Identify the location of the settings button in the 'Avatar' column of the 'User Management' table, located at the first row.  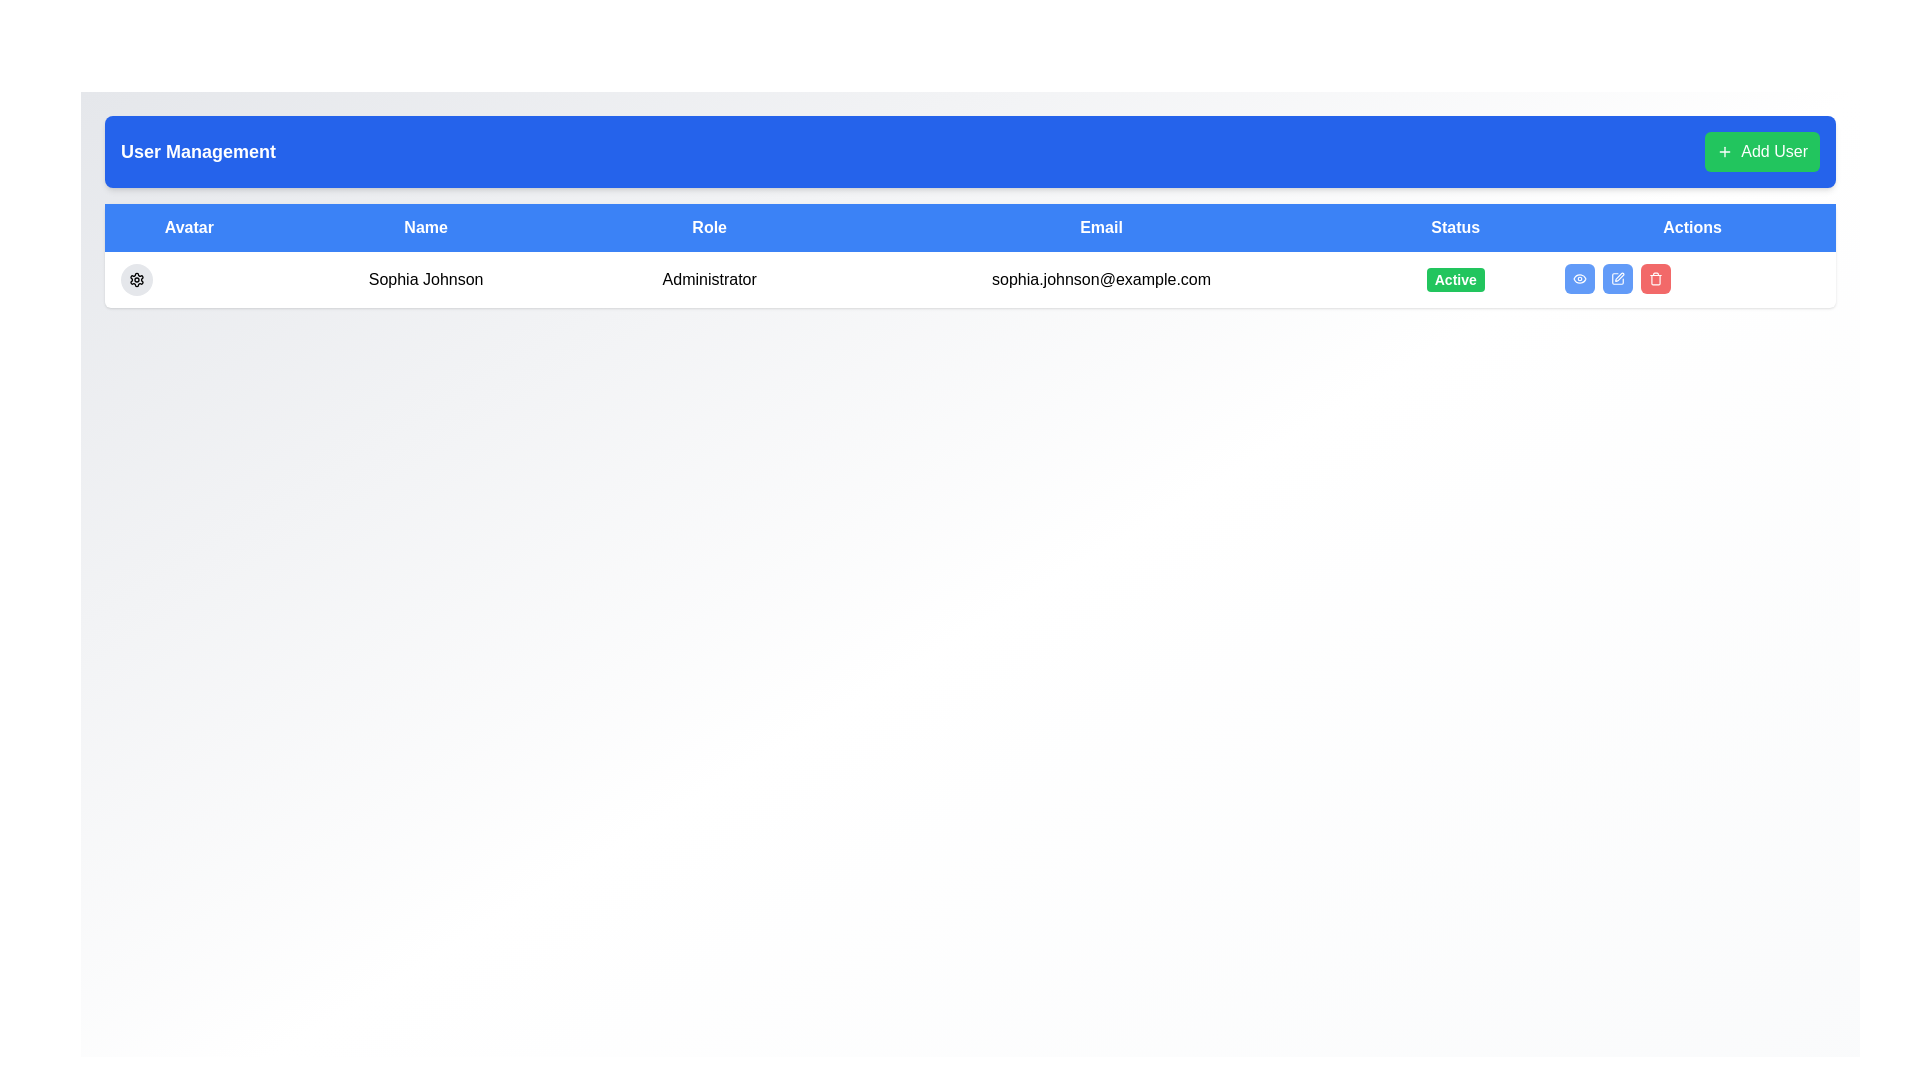
(136, 280).